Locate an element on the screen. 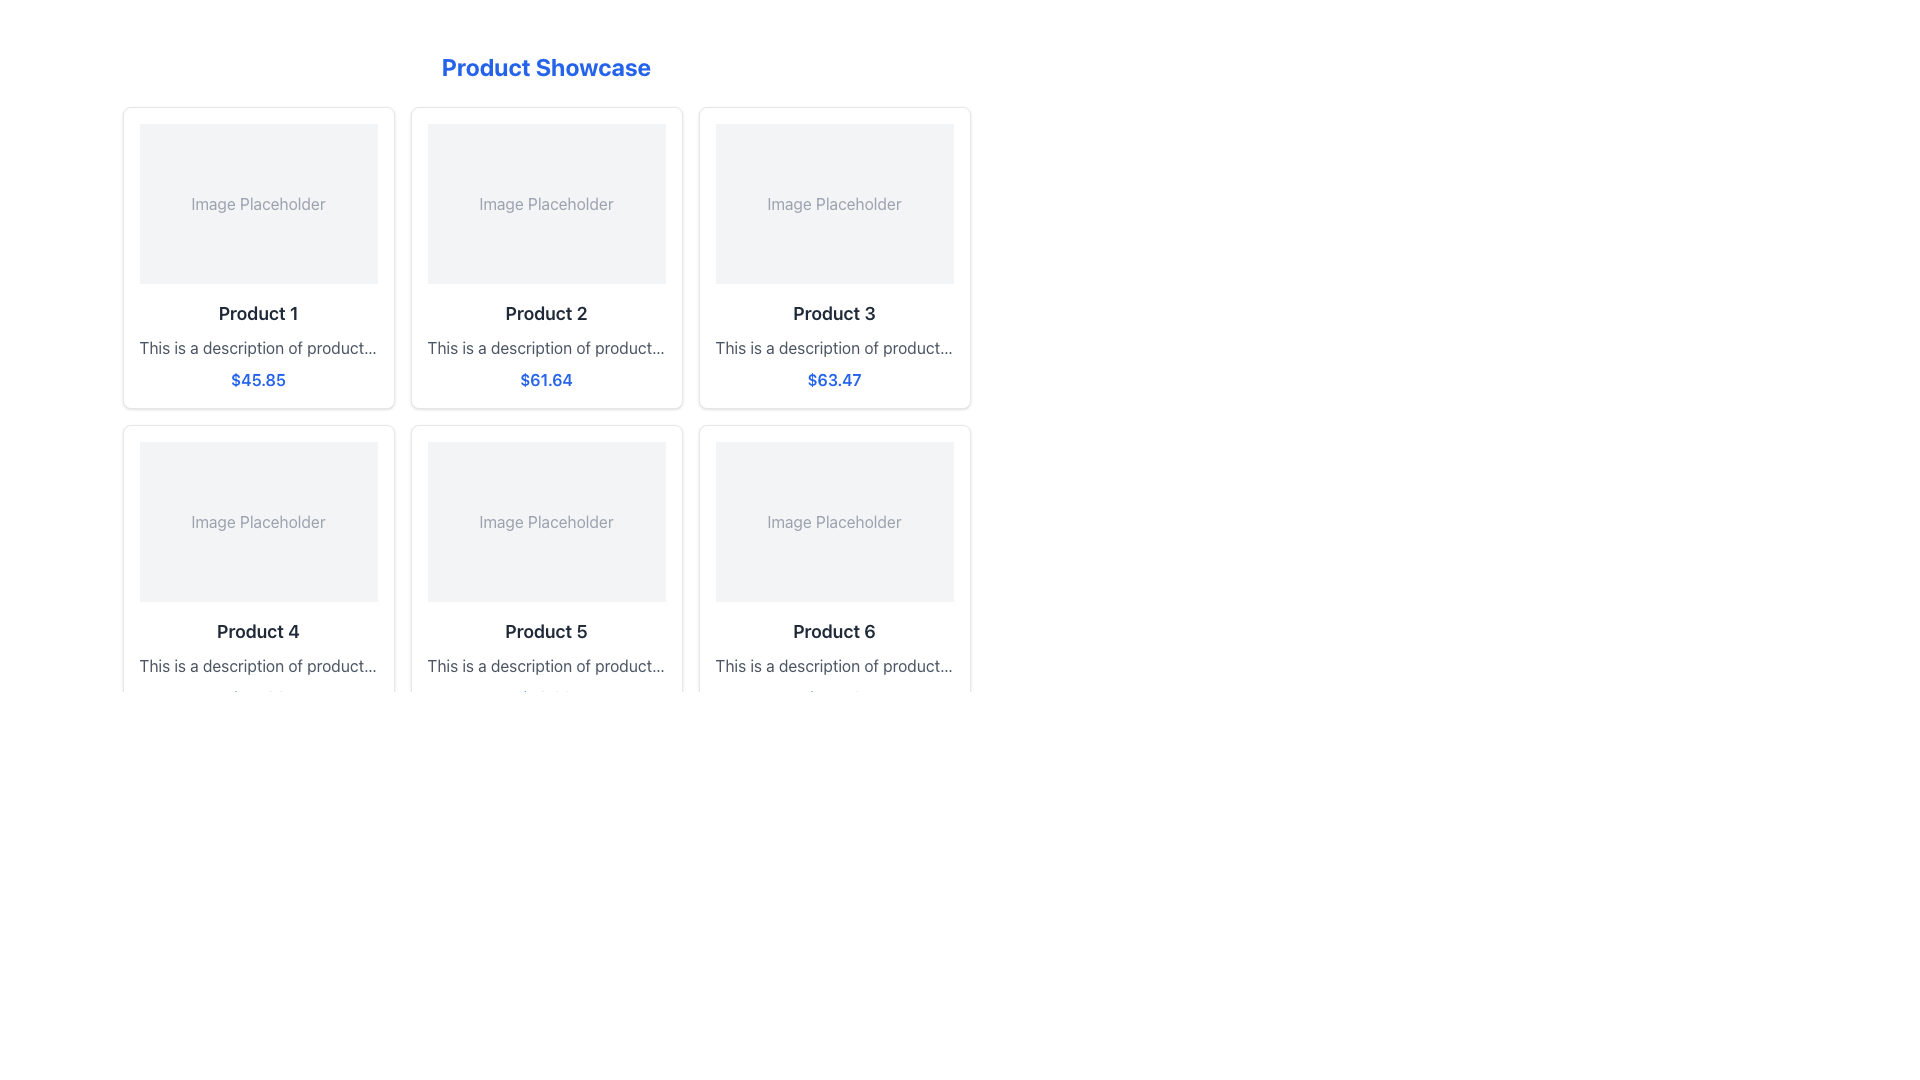  the product display card located in the third column of the second row, which presents product details including an image, name, description, and price is located at coordinates (834, 575).